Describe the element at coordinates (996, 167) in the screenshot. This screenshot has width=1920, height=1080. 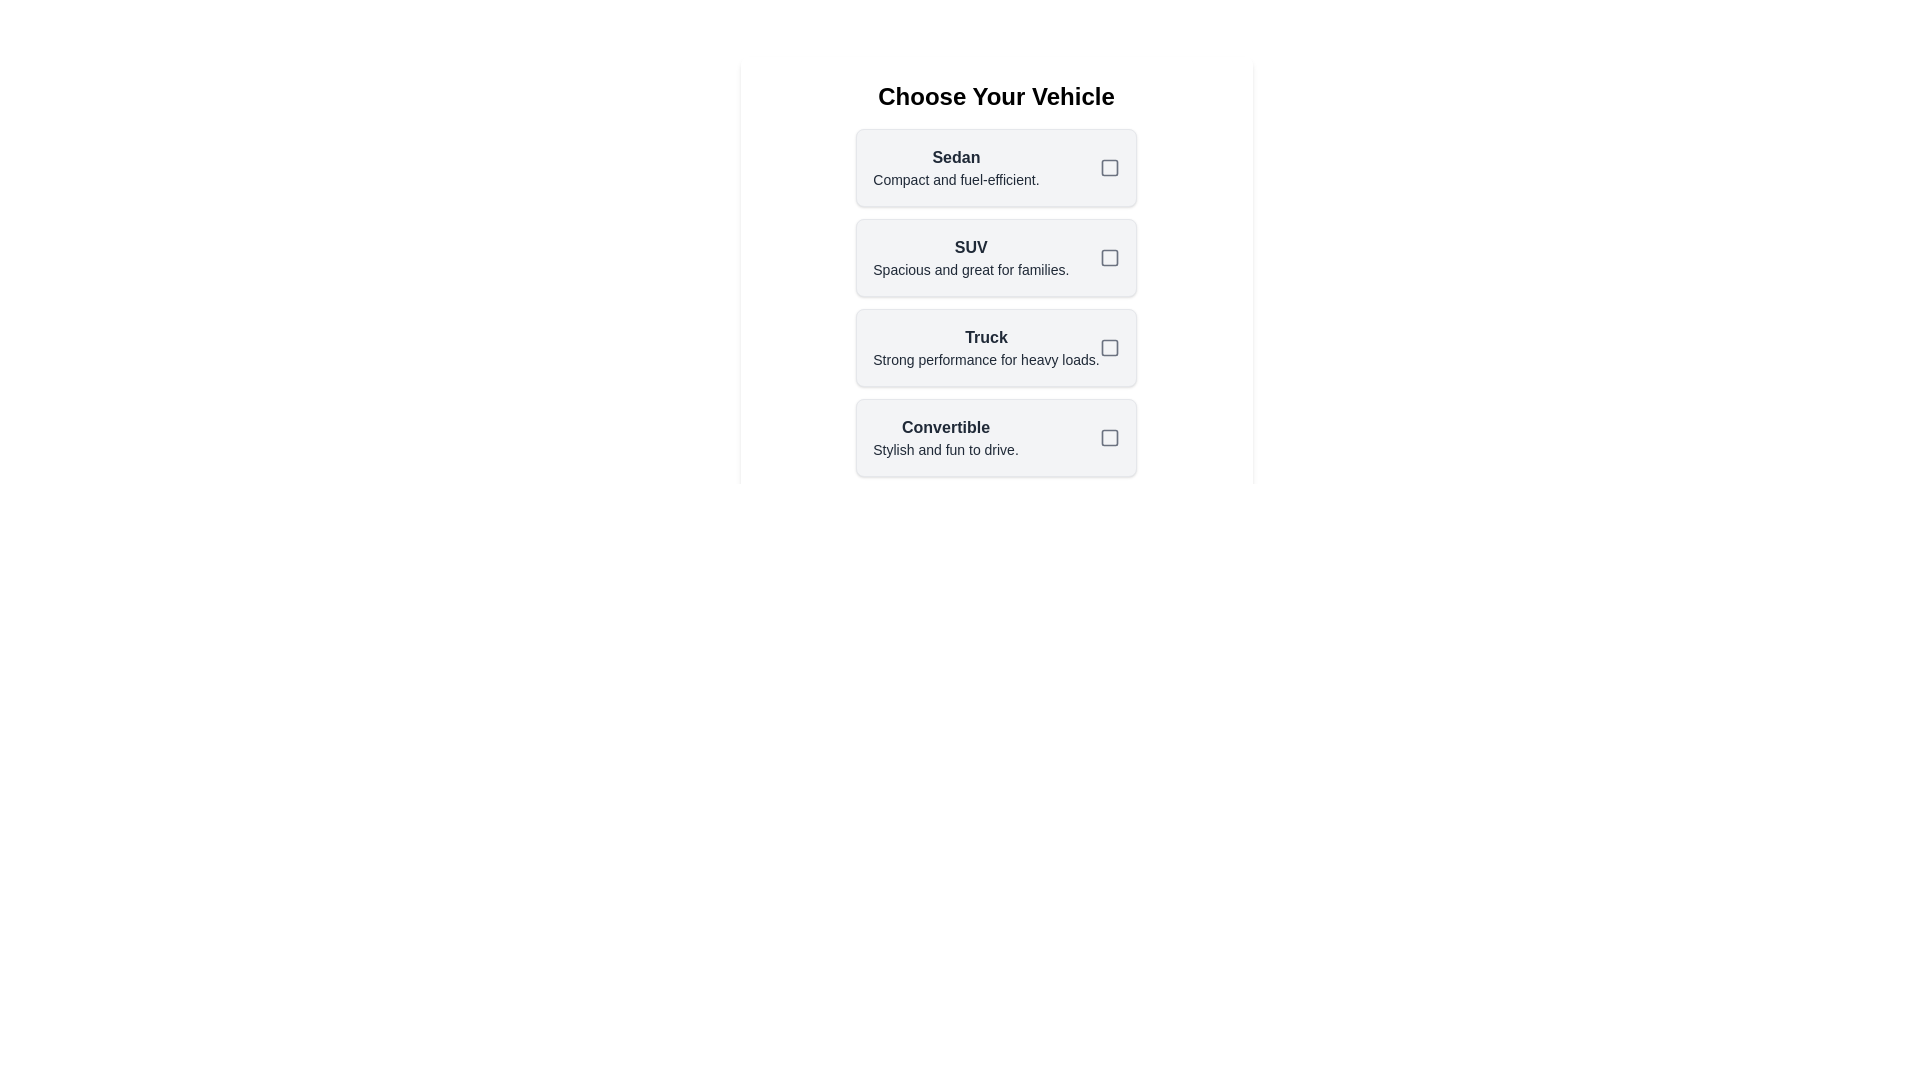
I see `the vehicle entry corresponding to Sedan` at that location.